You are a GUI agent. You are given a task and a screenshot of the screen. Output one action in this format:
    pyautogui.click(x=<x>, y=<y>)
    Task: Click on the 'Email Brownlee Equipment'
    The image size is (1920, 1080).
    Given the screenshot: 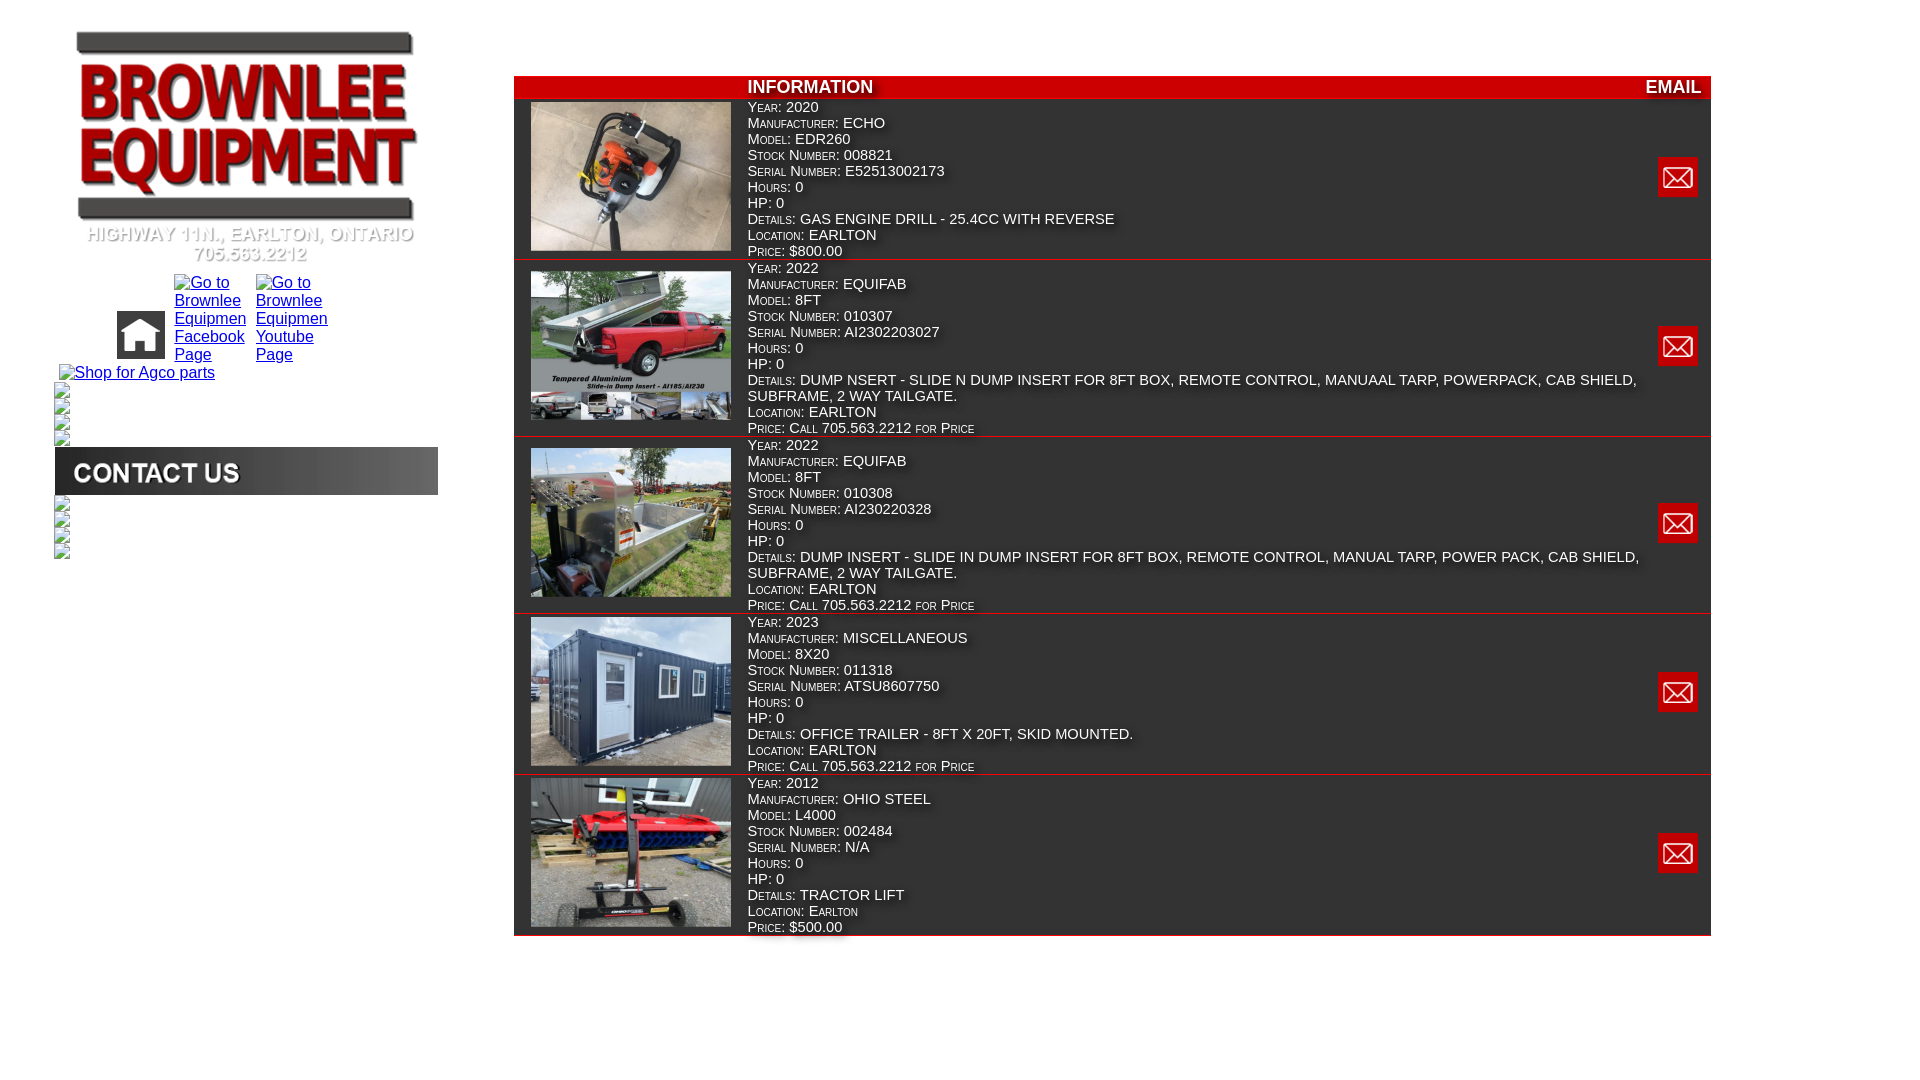 What is the action you would take?
    pyautogui.click(x=1678, y=192)
    